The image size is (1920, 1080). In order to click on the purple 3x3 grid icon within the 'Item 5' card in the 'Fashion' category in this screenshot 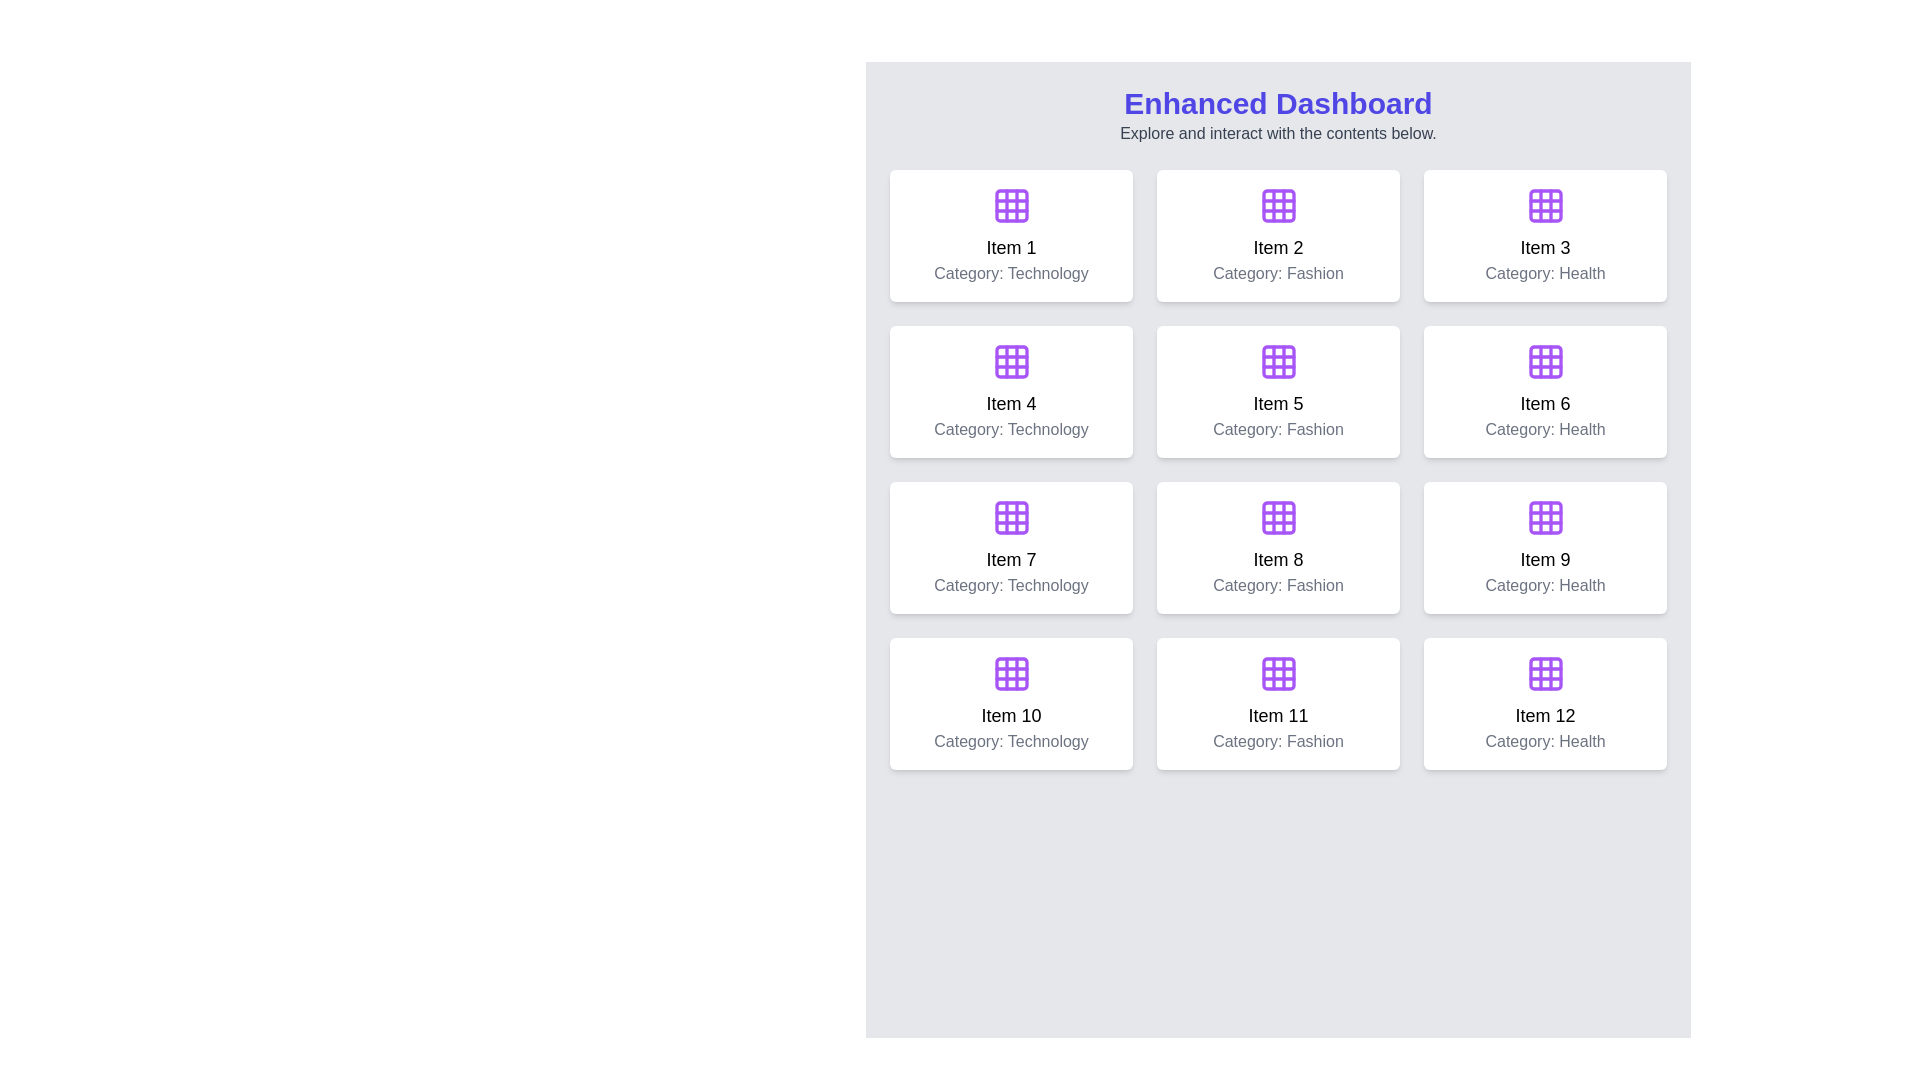, I will do `click(1277, 362)`.